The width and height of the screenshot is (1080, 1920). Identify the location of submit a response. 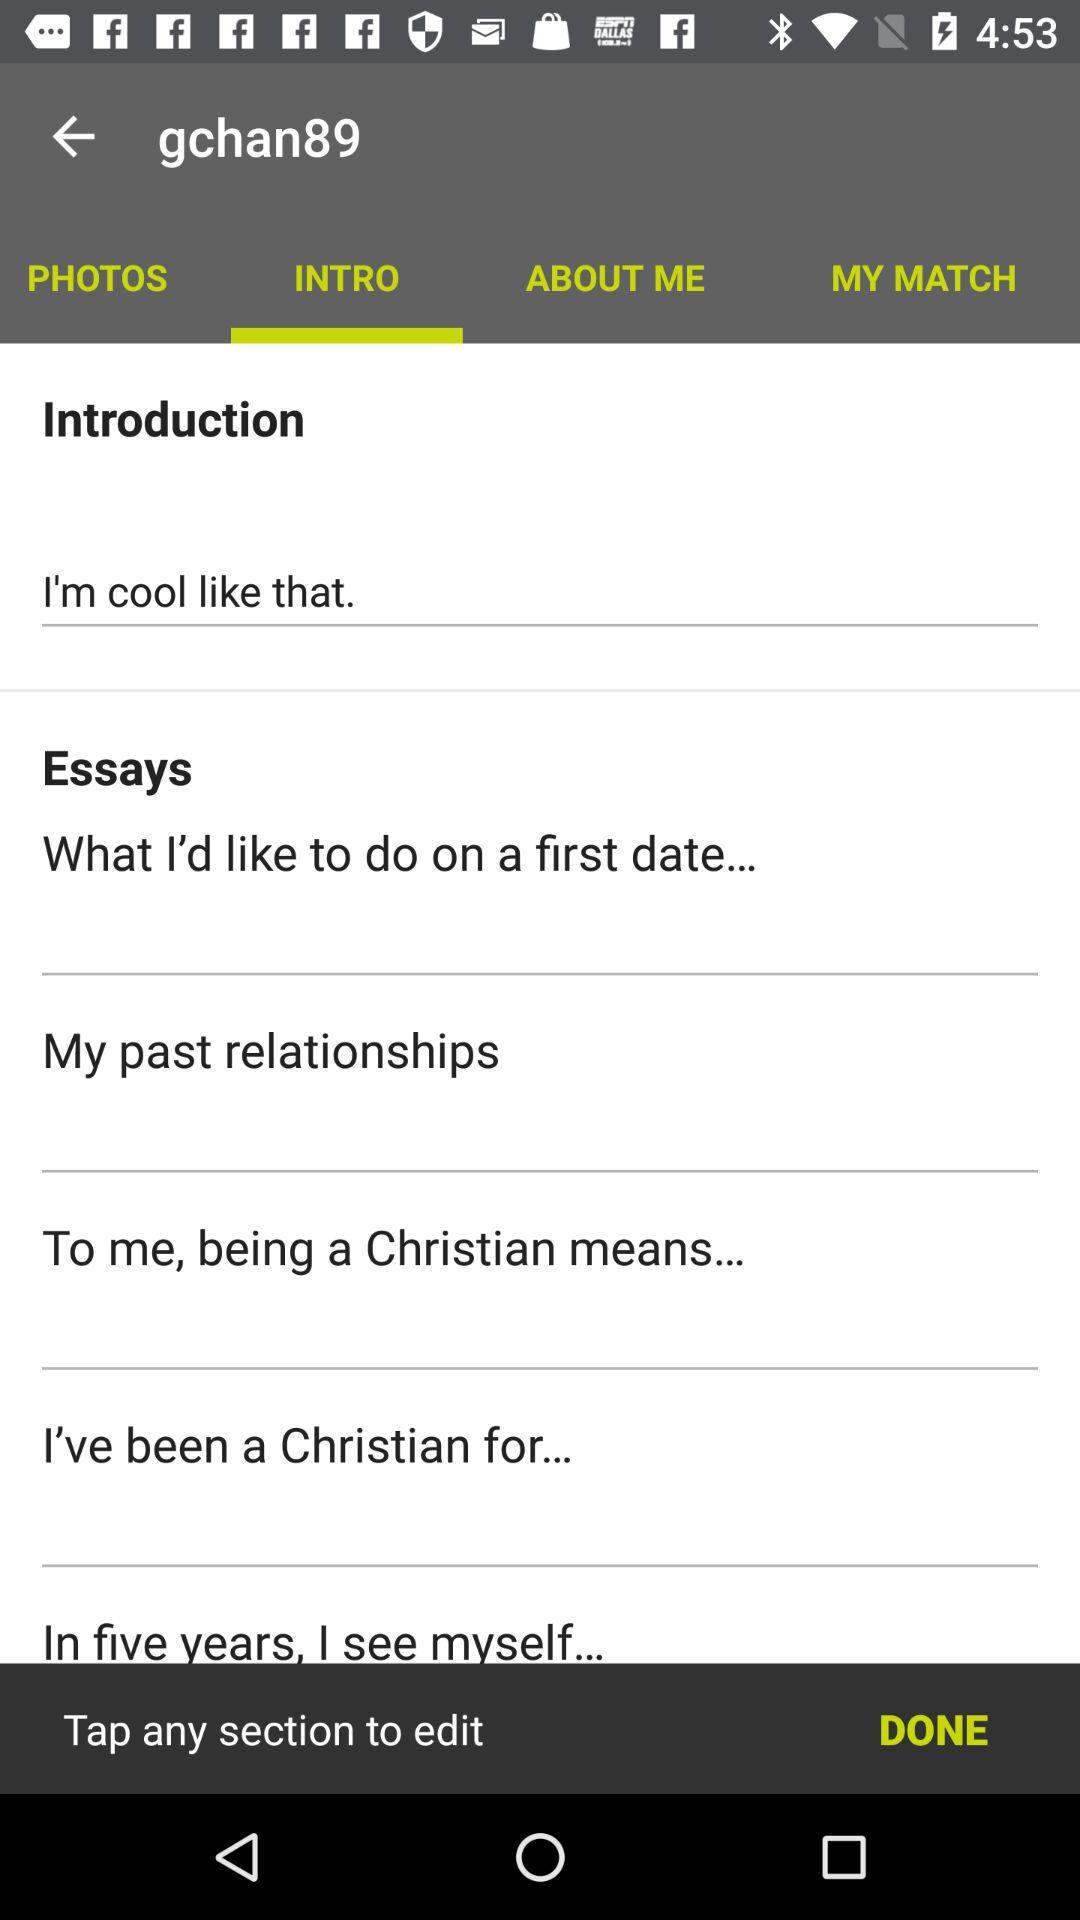
(540, 939).